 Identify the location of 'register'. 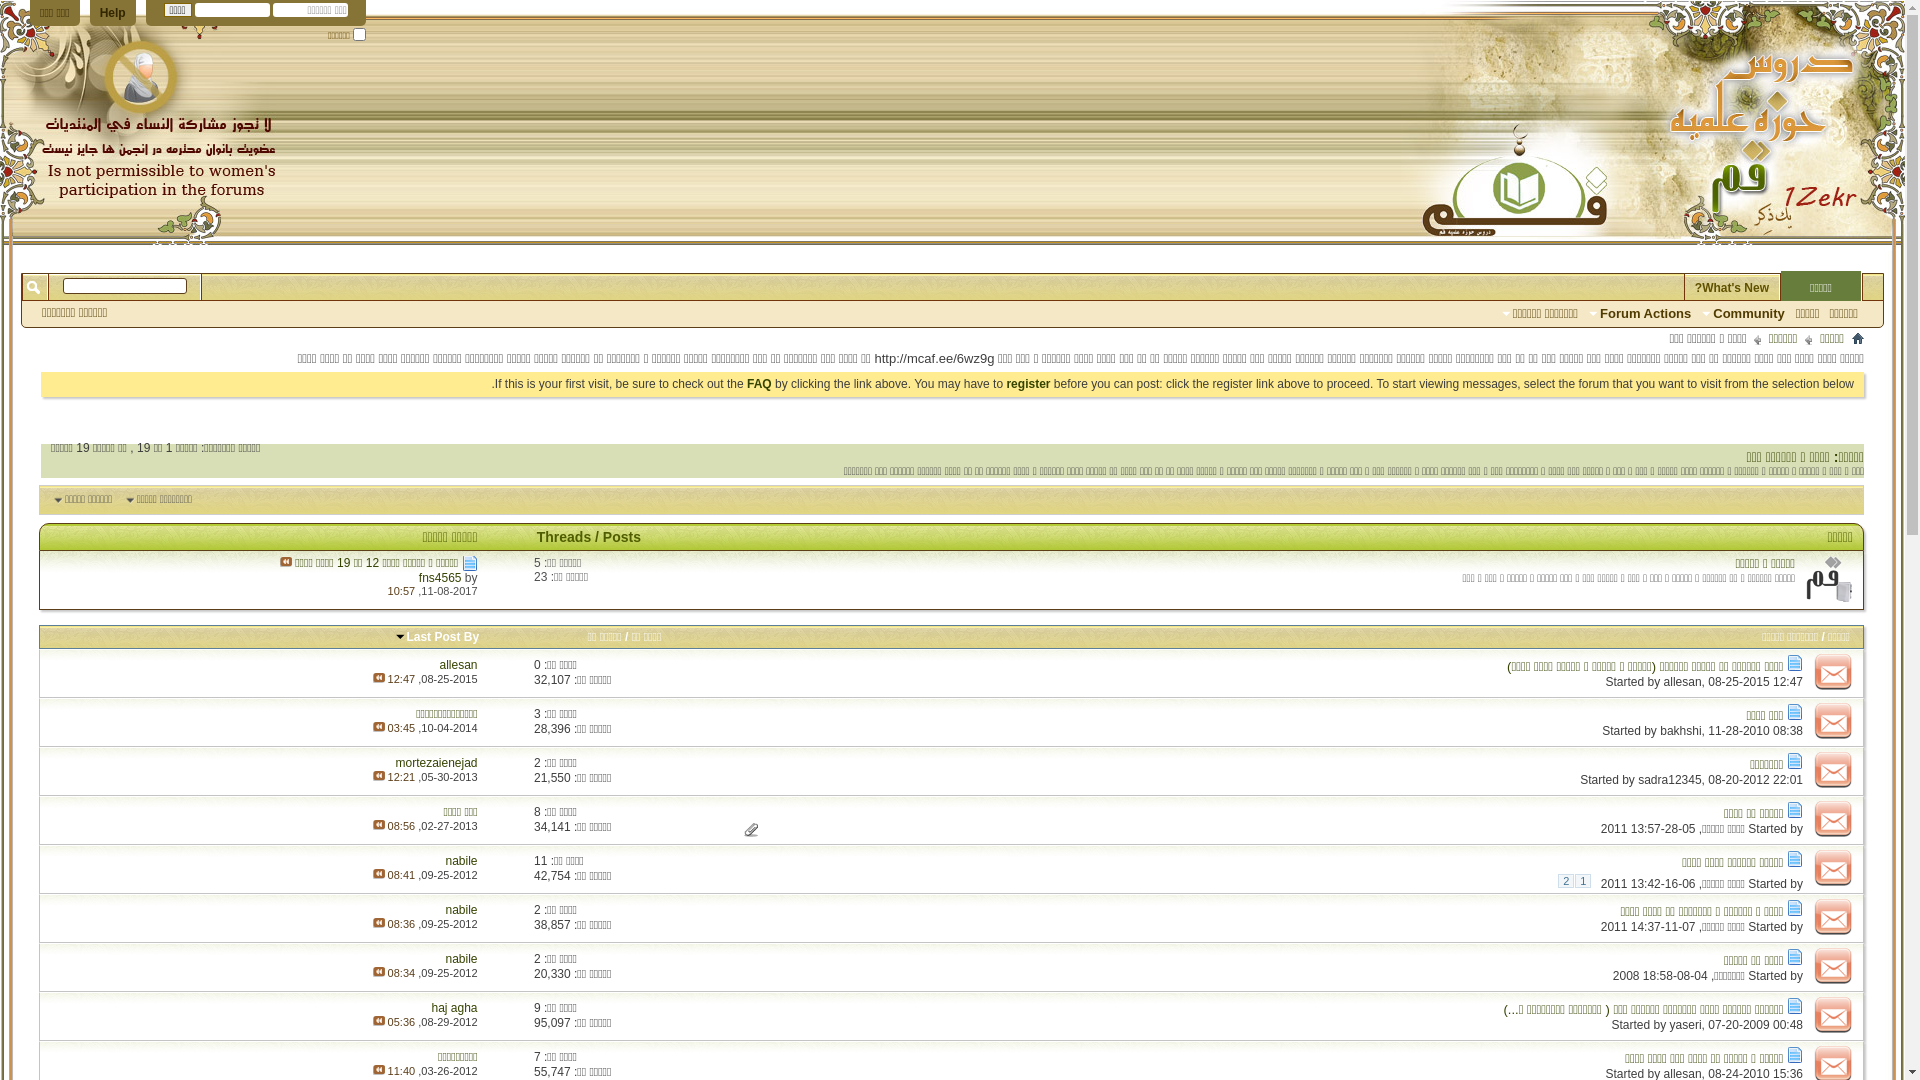
(1006, 384).